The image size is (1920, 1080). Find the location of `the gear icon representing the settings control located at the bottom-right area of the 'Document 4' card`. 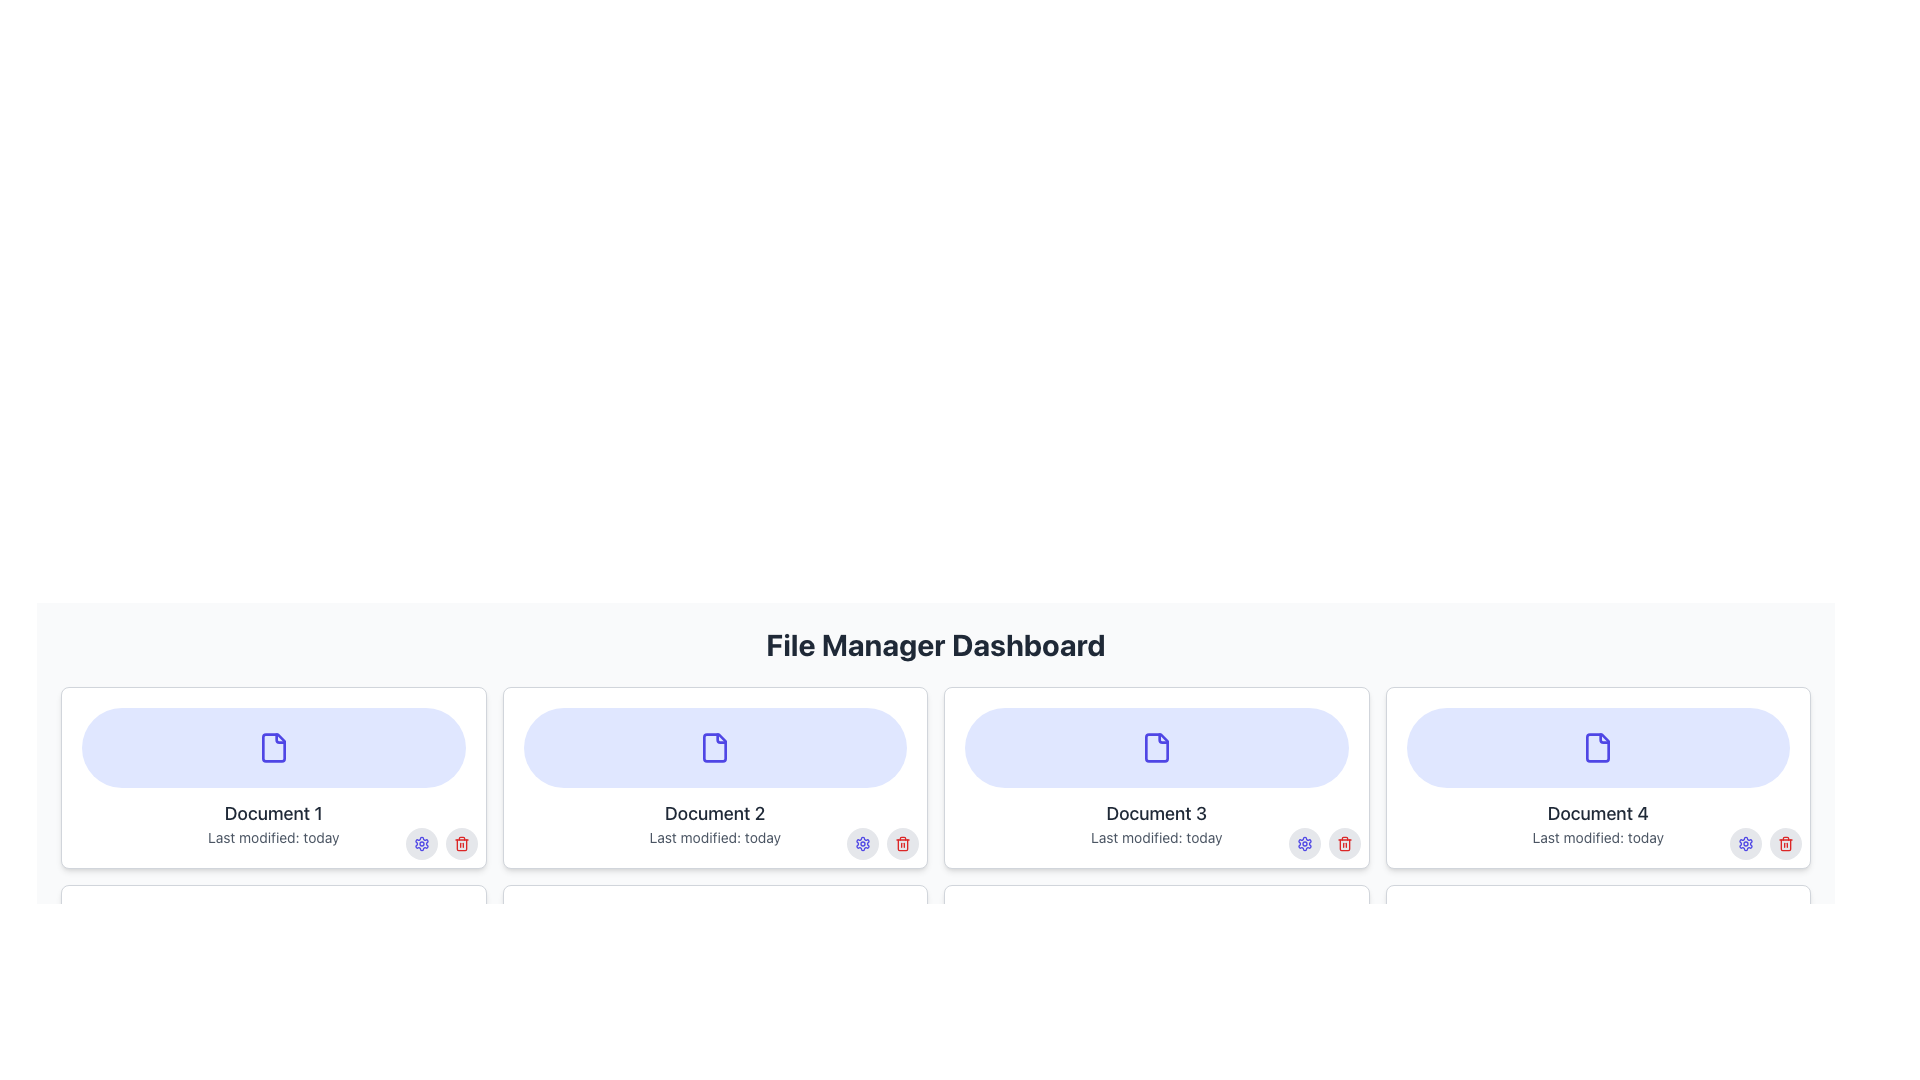

the gear icon representing the settings control located at the bottom-right area of the 'Document 4' card is located at coordinates (1304, 844).